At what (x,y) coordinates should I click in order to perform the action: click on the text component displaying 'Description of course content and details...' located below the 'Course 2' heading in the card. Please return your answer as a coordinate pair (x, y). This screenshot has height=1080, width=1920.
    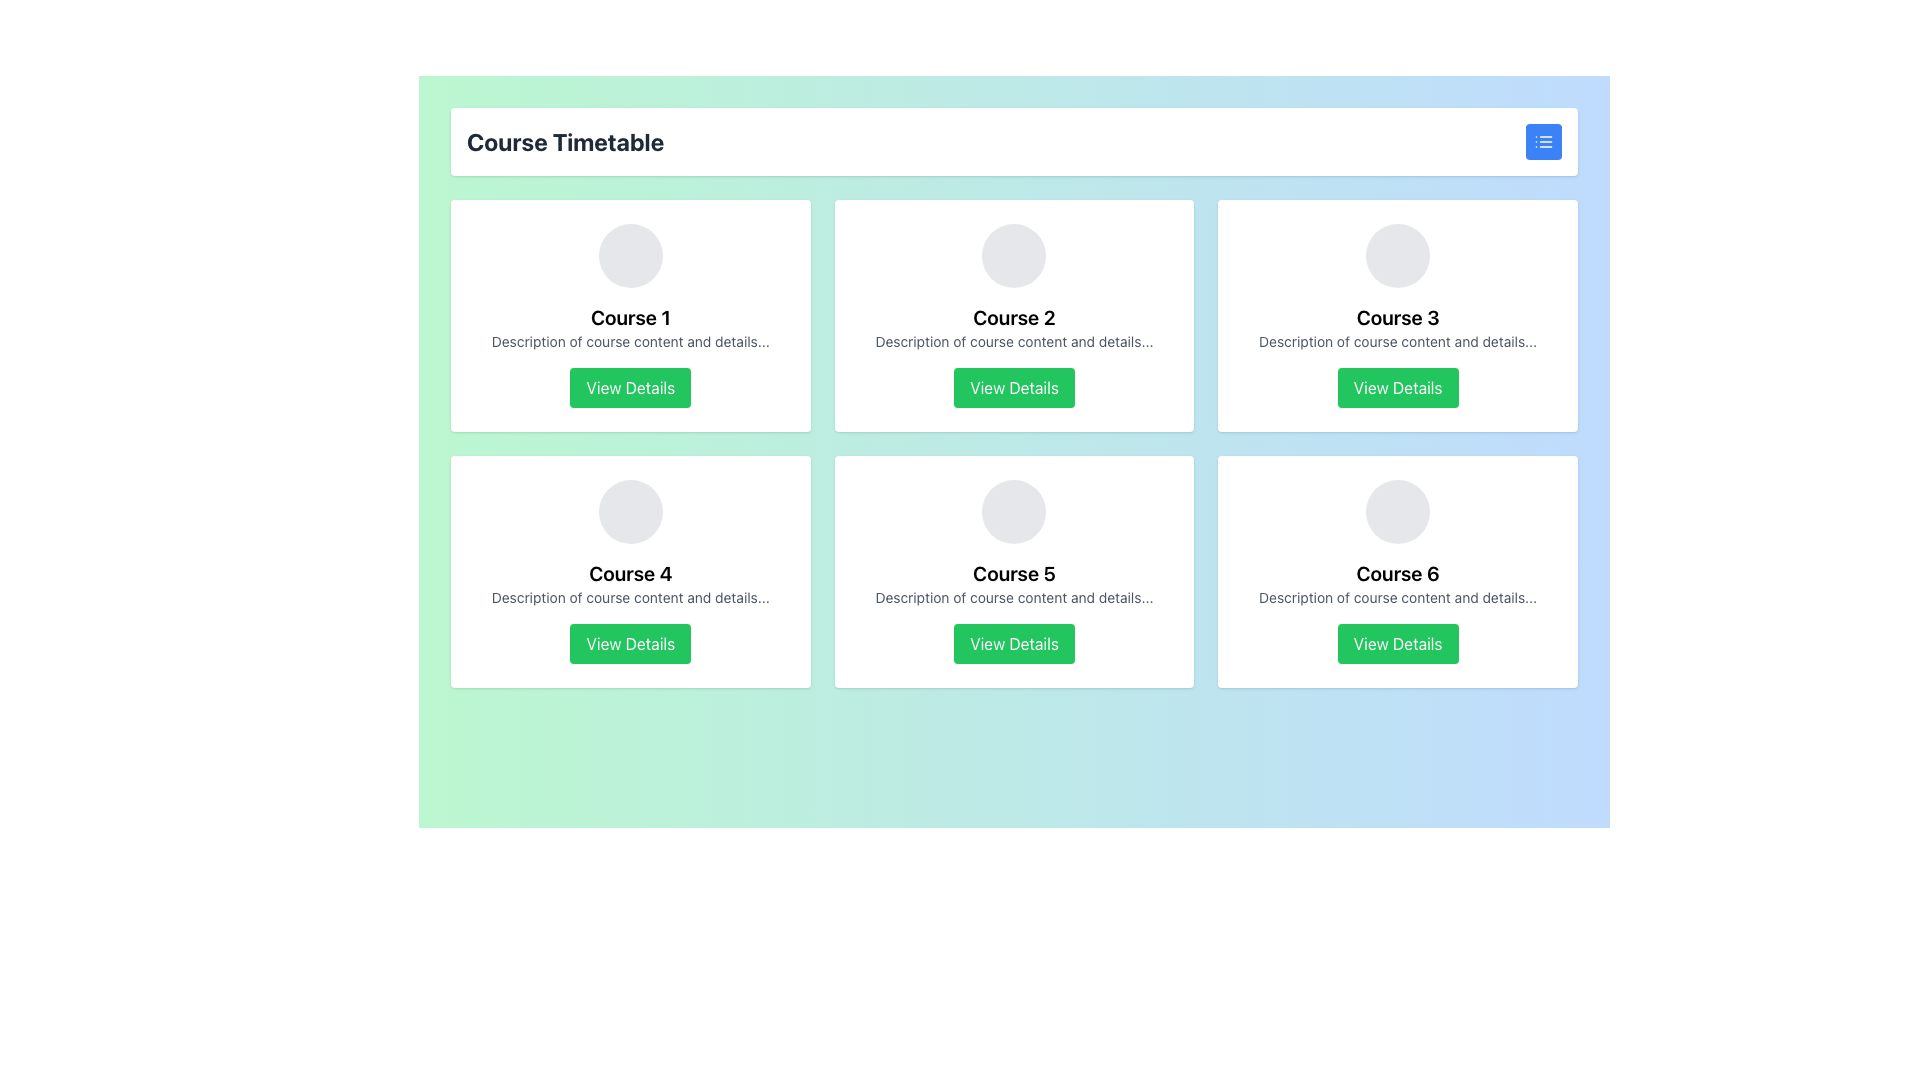
    Looking at the image, I should click on (1014, 341).